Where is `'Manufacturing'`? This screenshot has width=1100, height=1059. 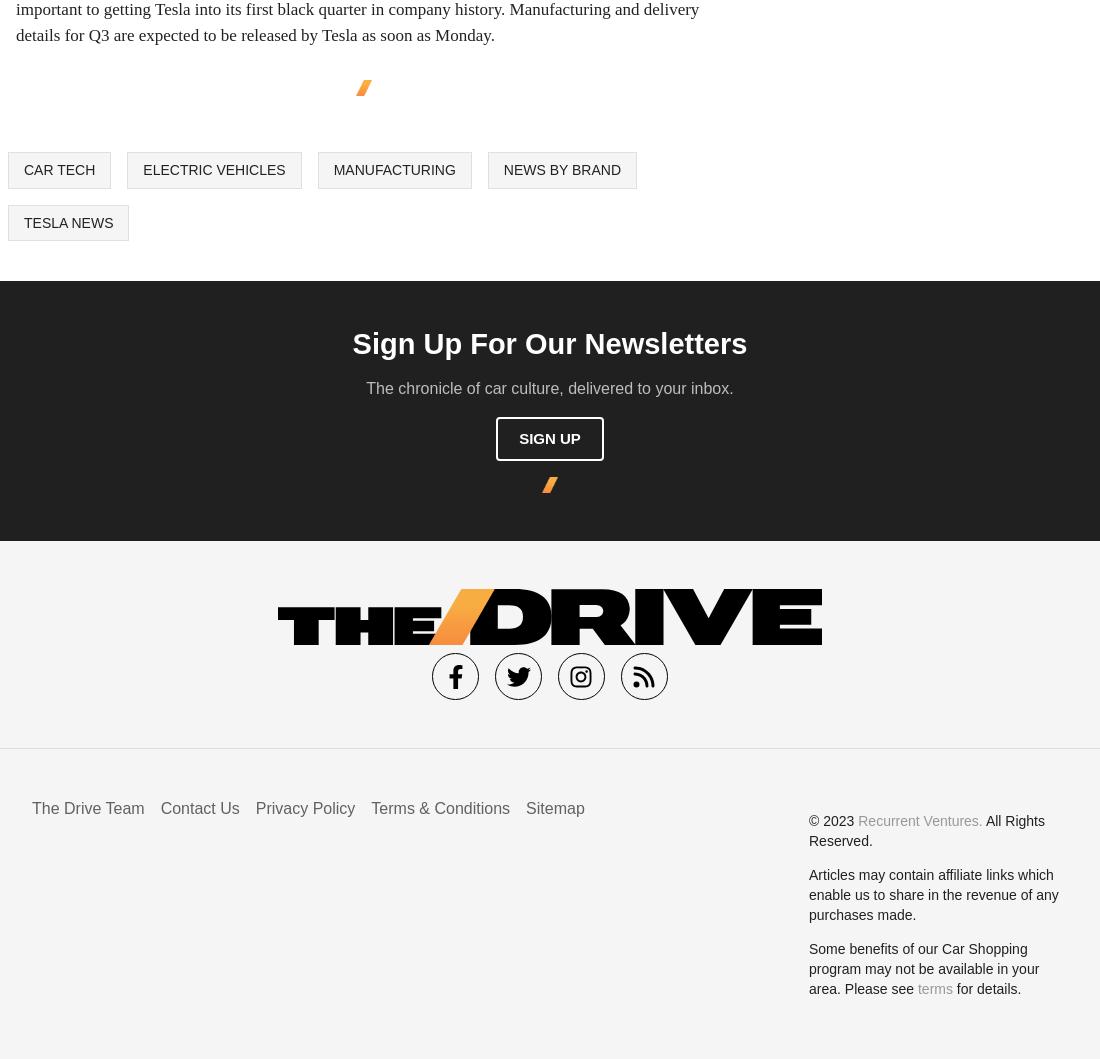 'Manufacturing' is located at coordinates (394, 168).